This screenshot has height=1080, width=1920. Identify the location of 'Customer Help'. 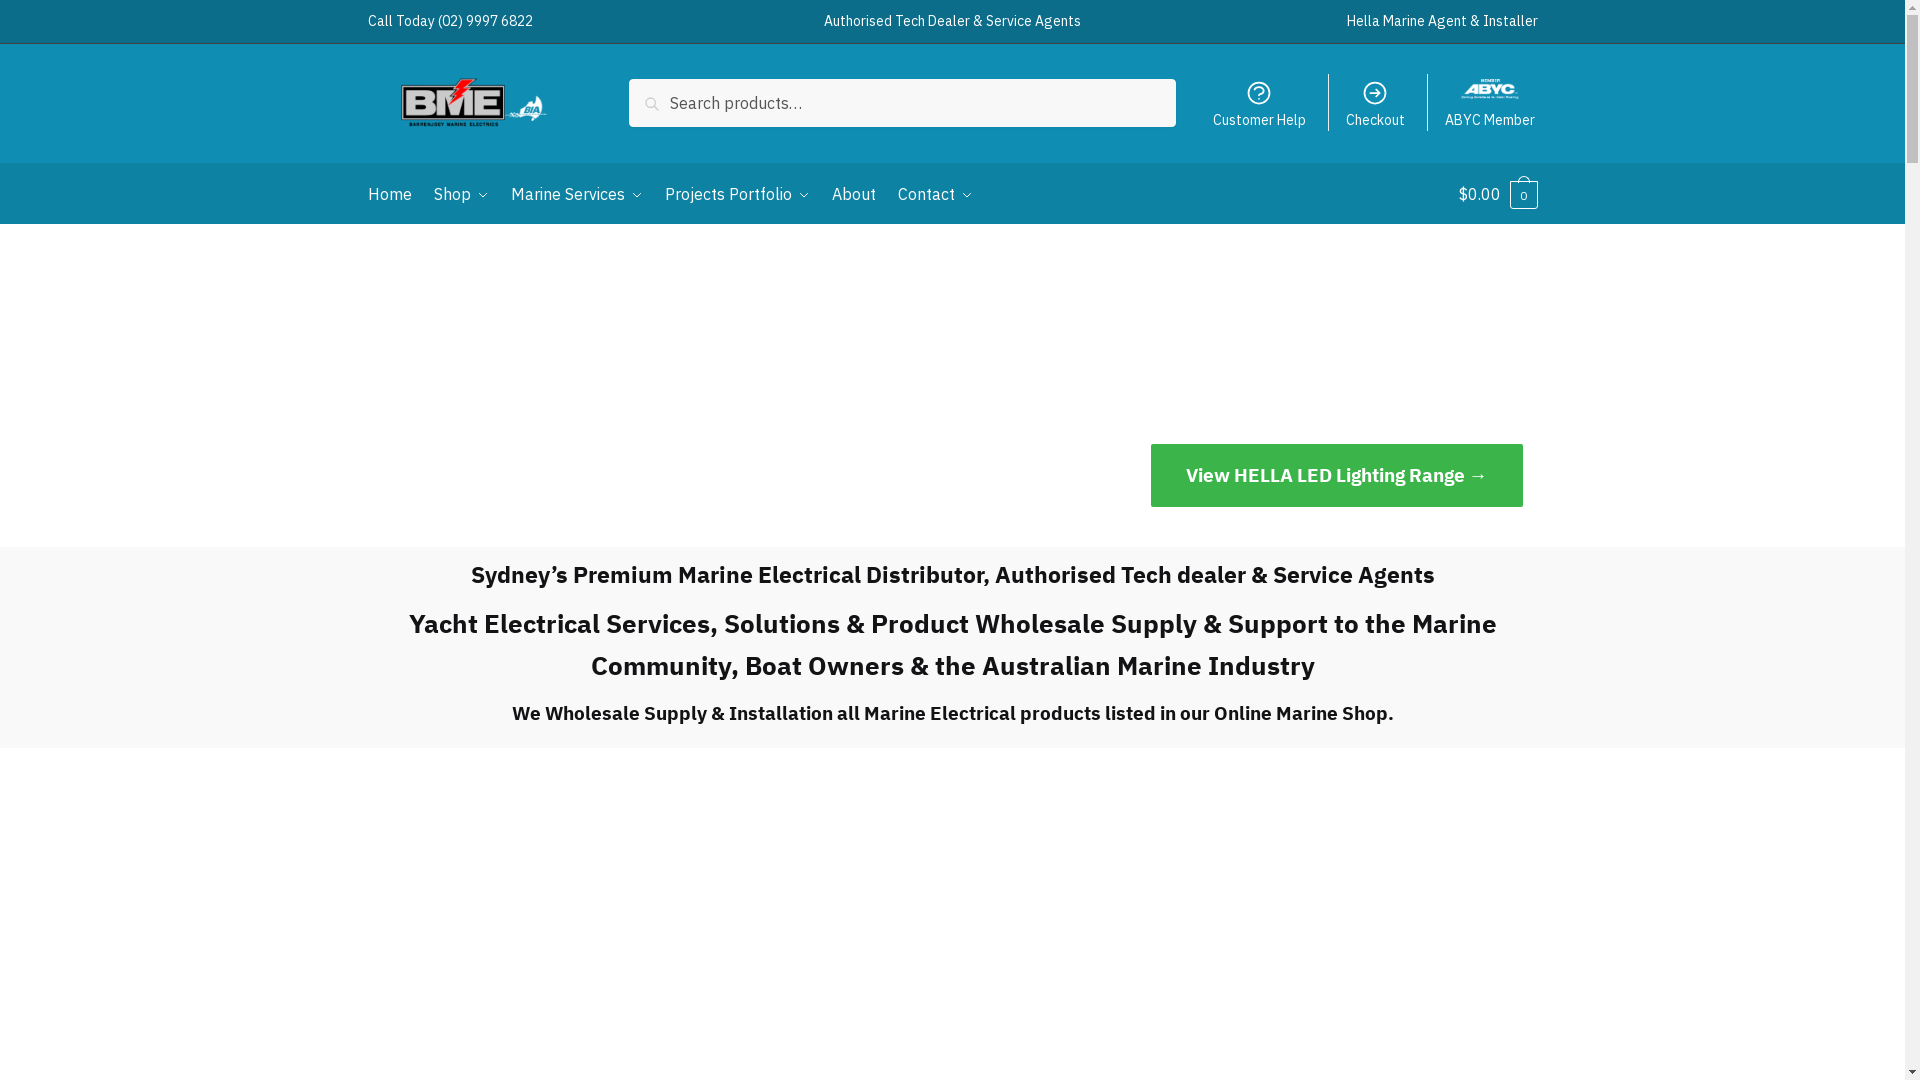
(1257, 103).